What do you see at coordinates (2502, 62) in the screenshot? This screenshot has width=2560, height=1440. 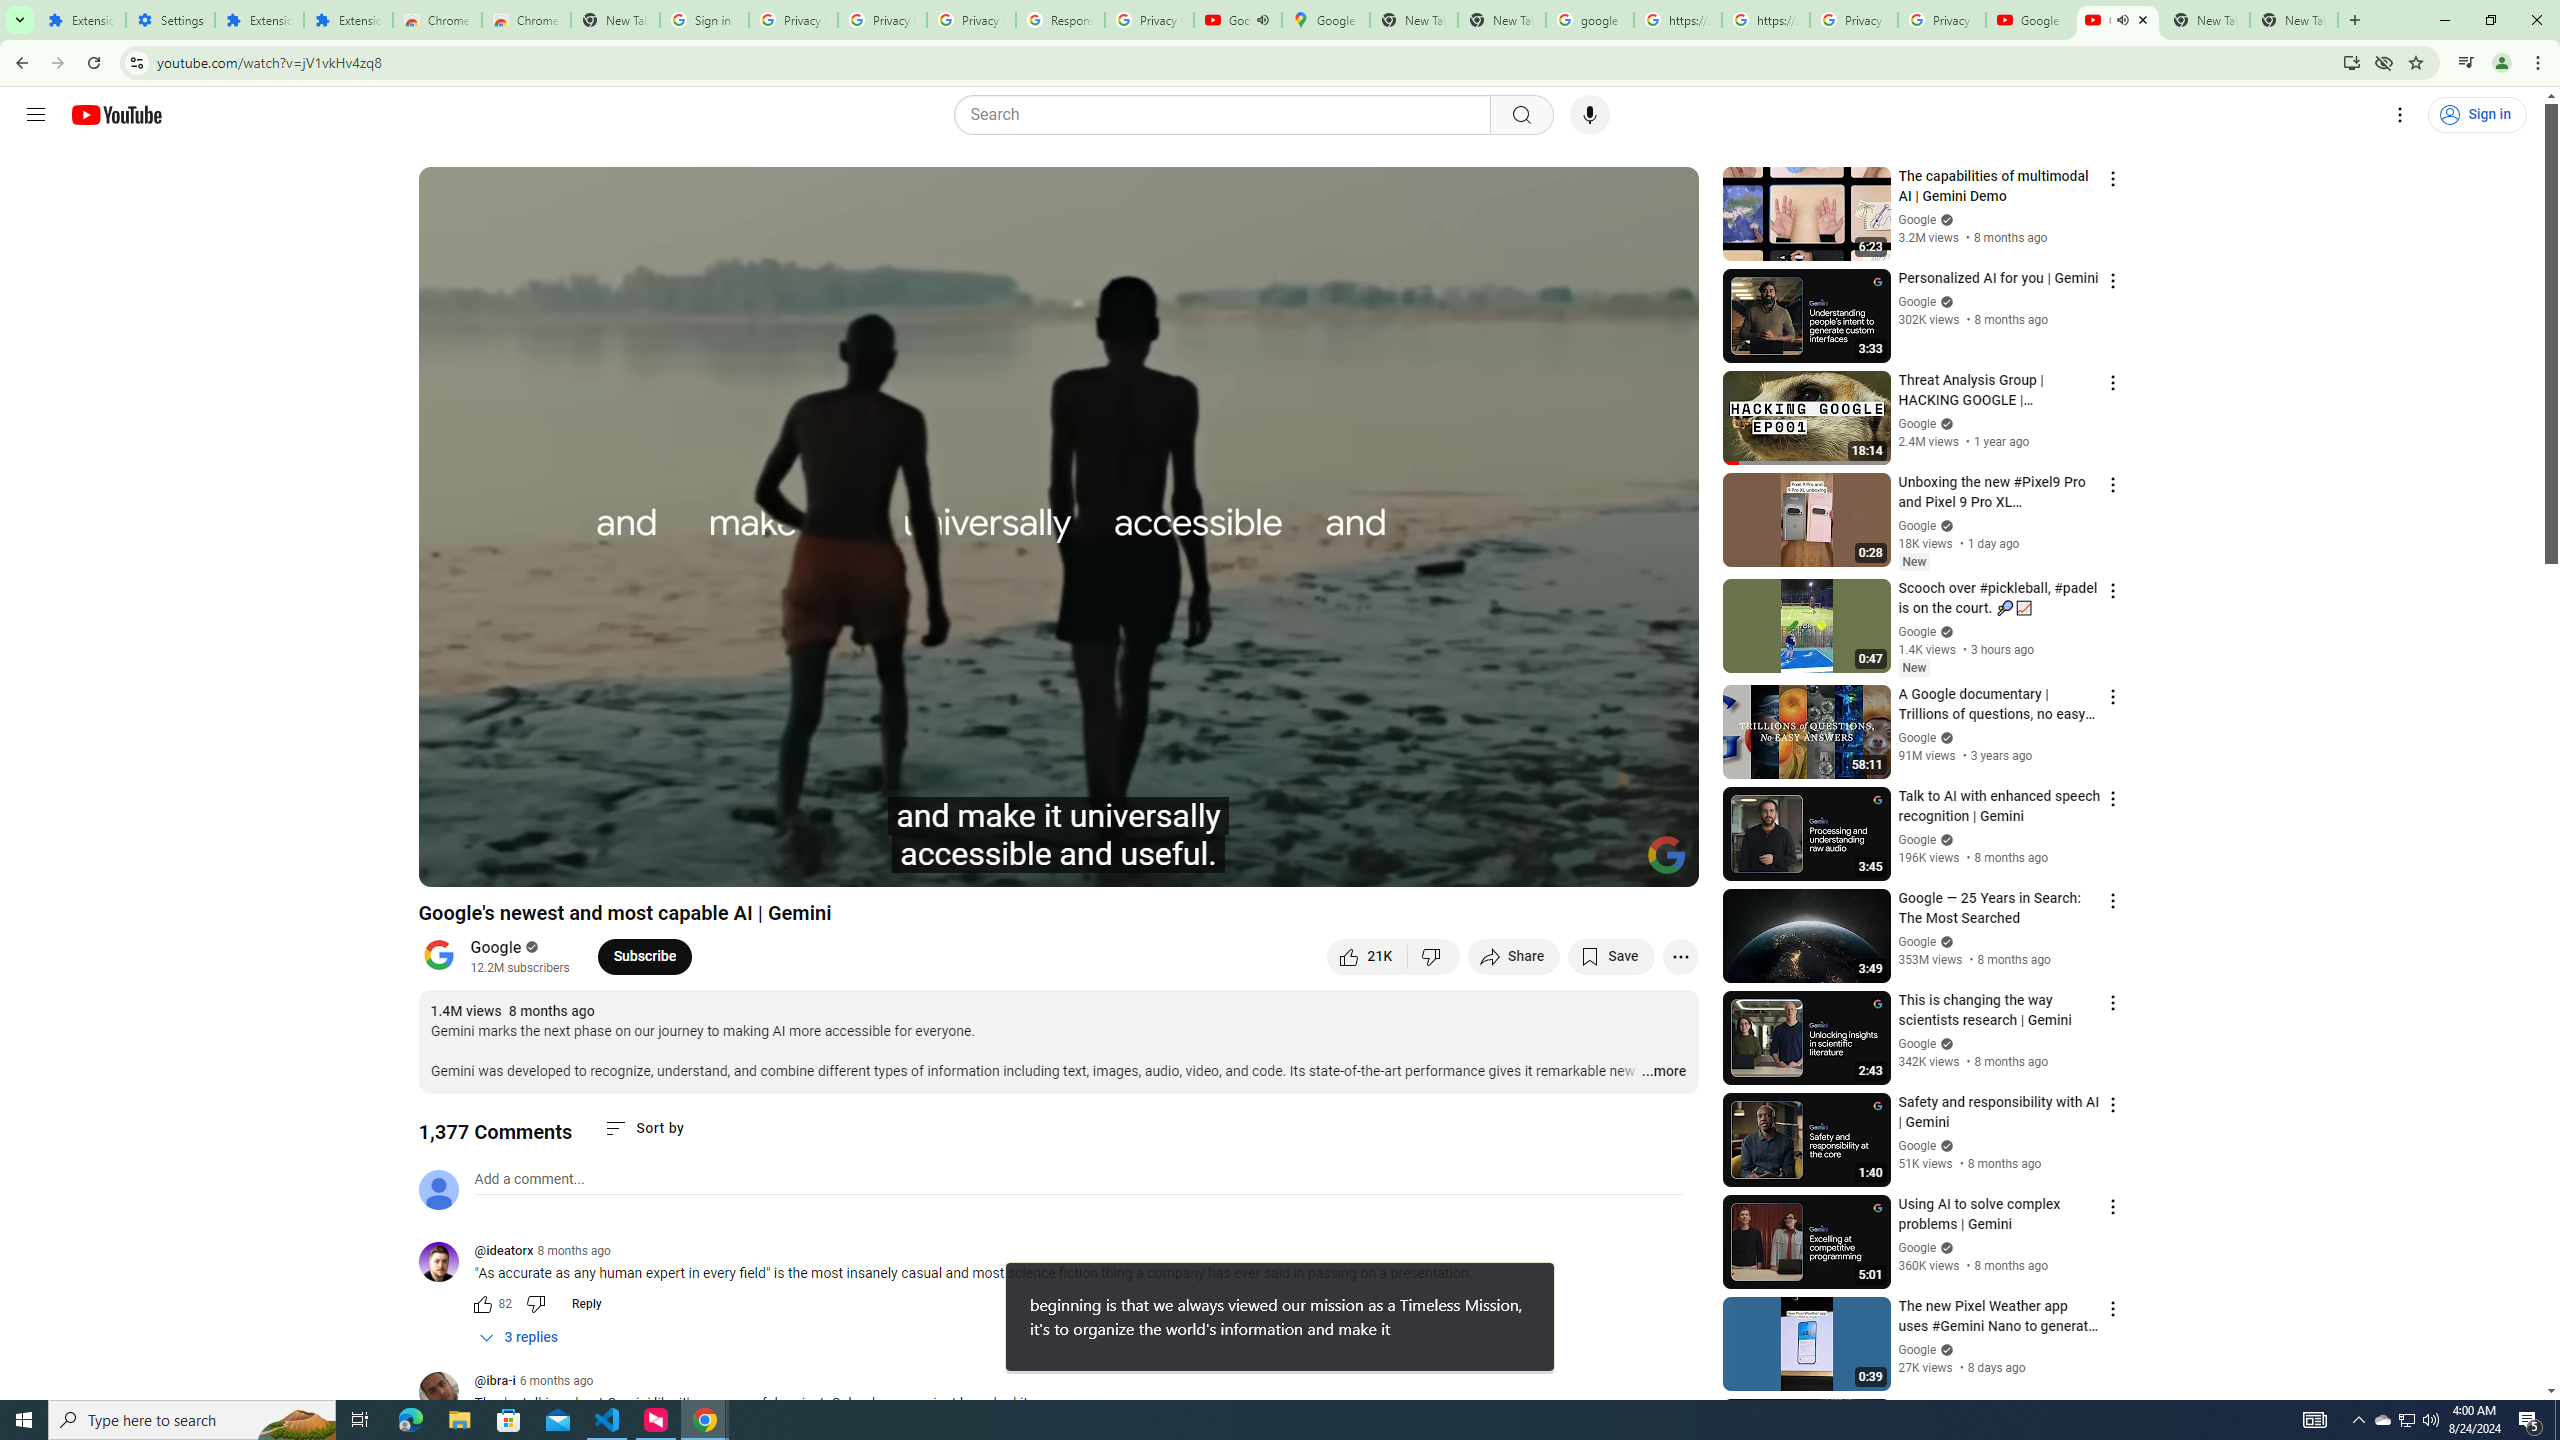 I see `'You'` at bounding box center [2502, 62].